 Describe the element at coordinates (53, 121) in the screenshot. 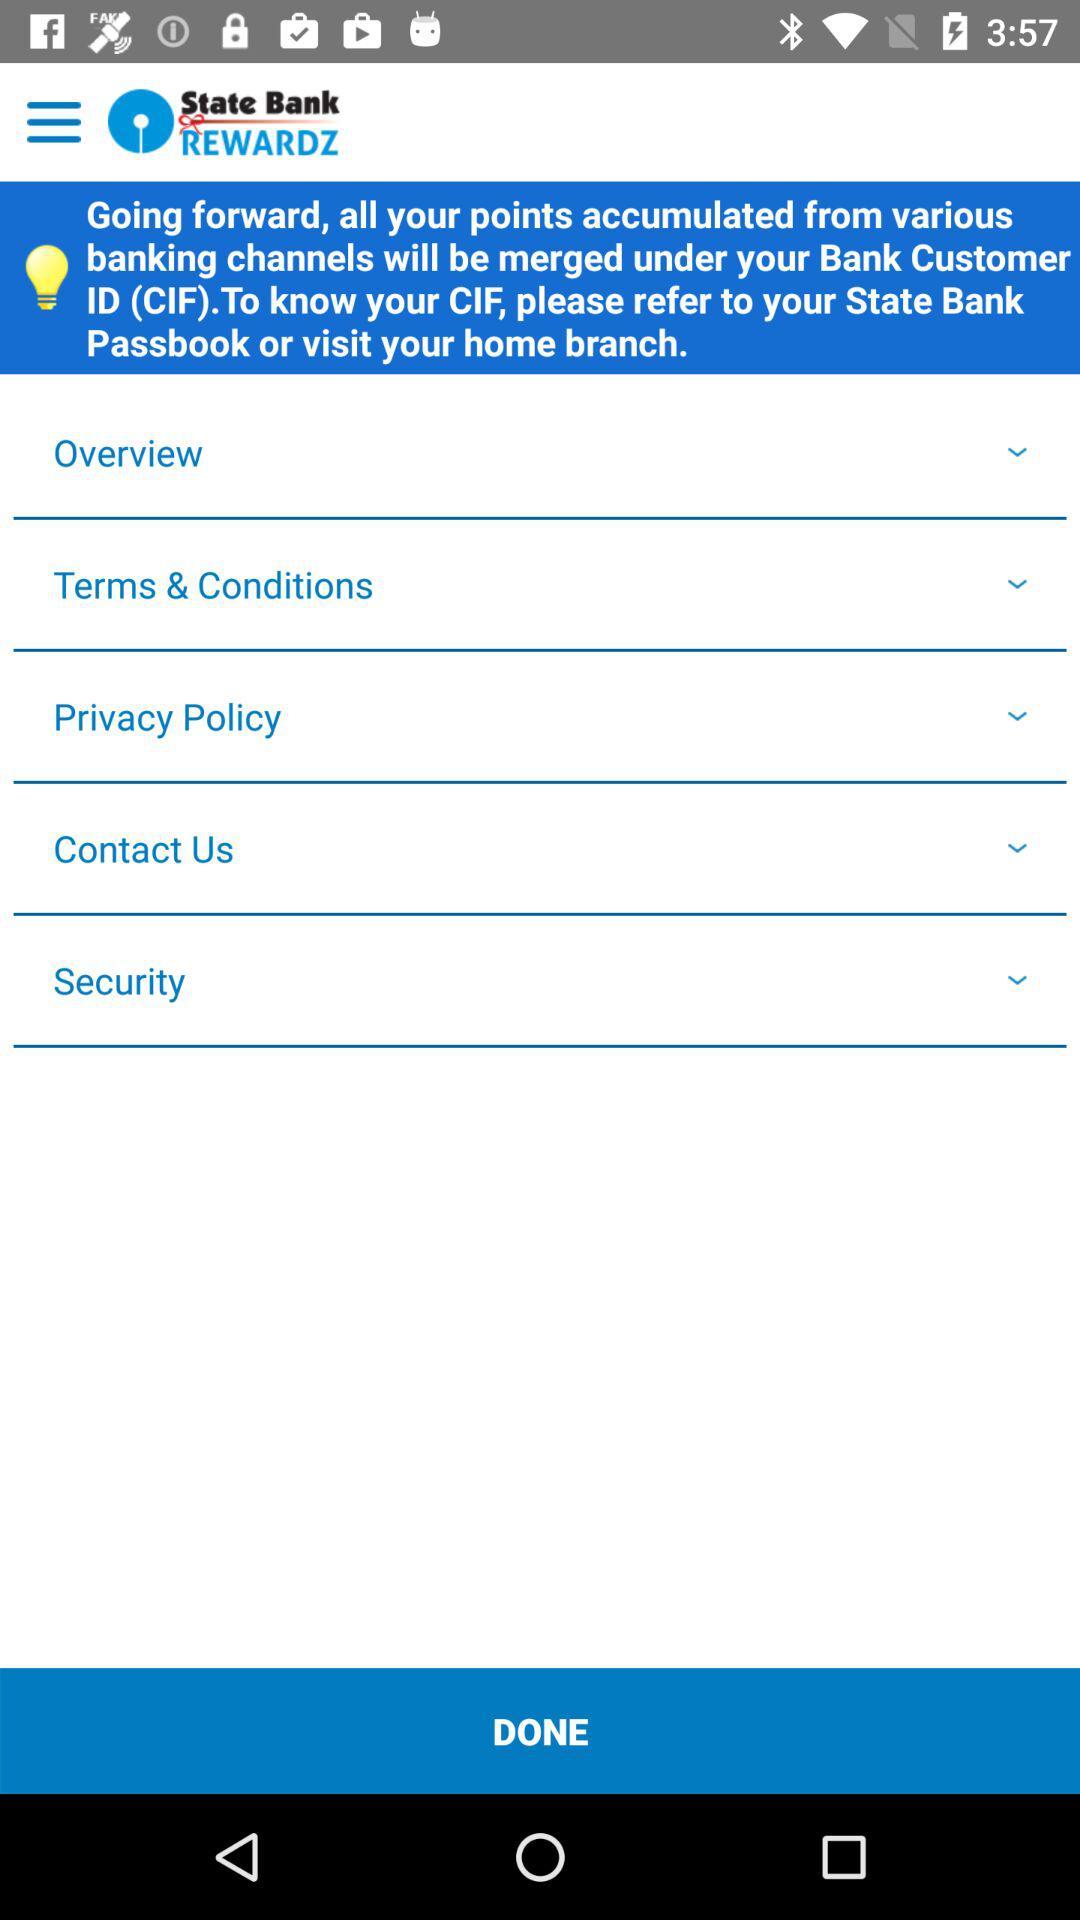

I see `menu` at that location.